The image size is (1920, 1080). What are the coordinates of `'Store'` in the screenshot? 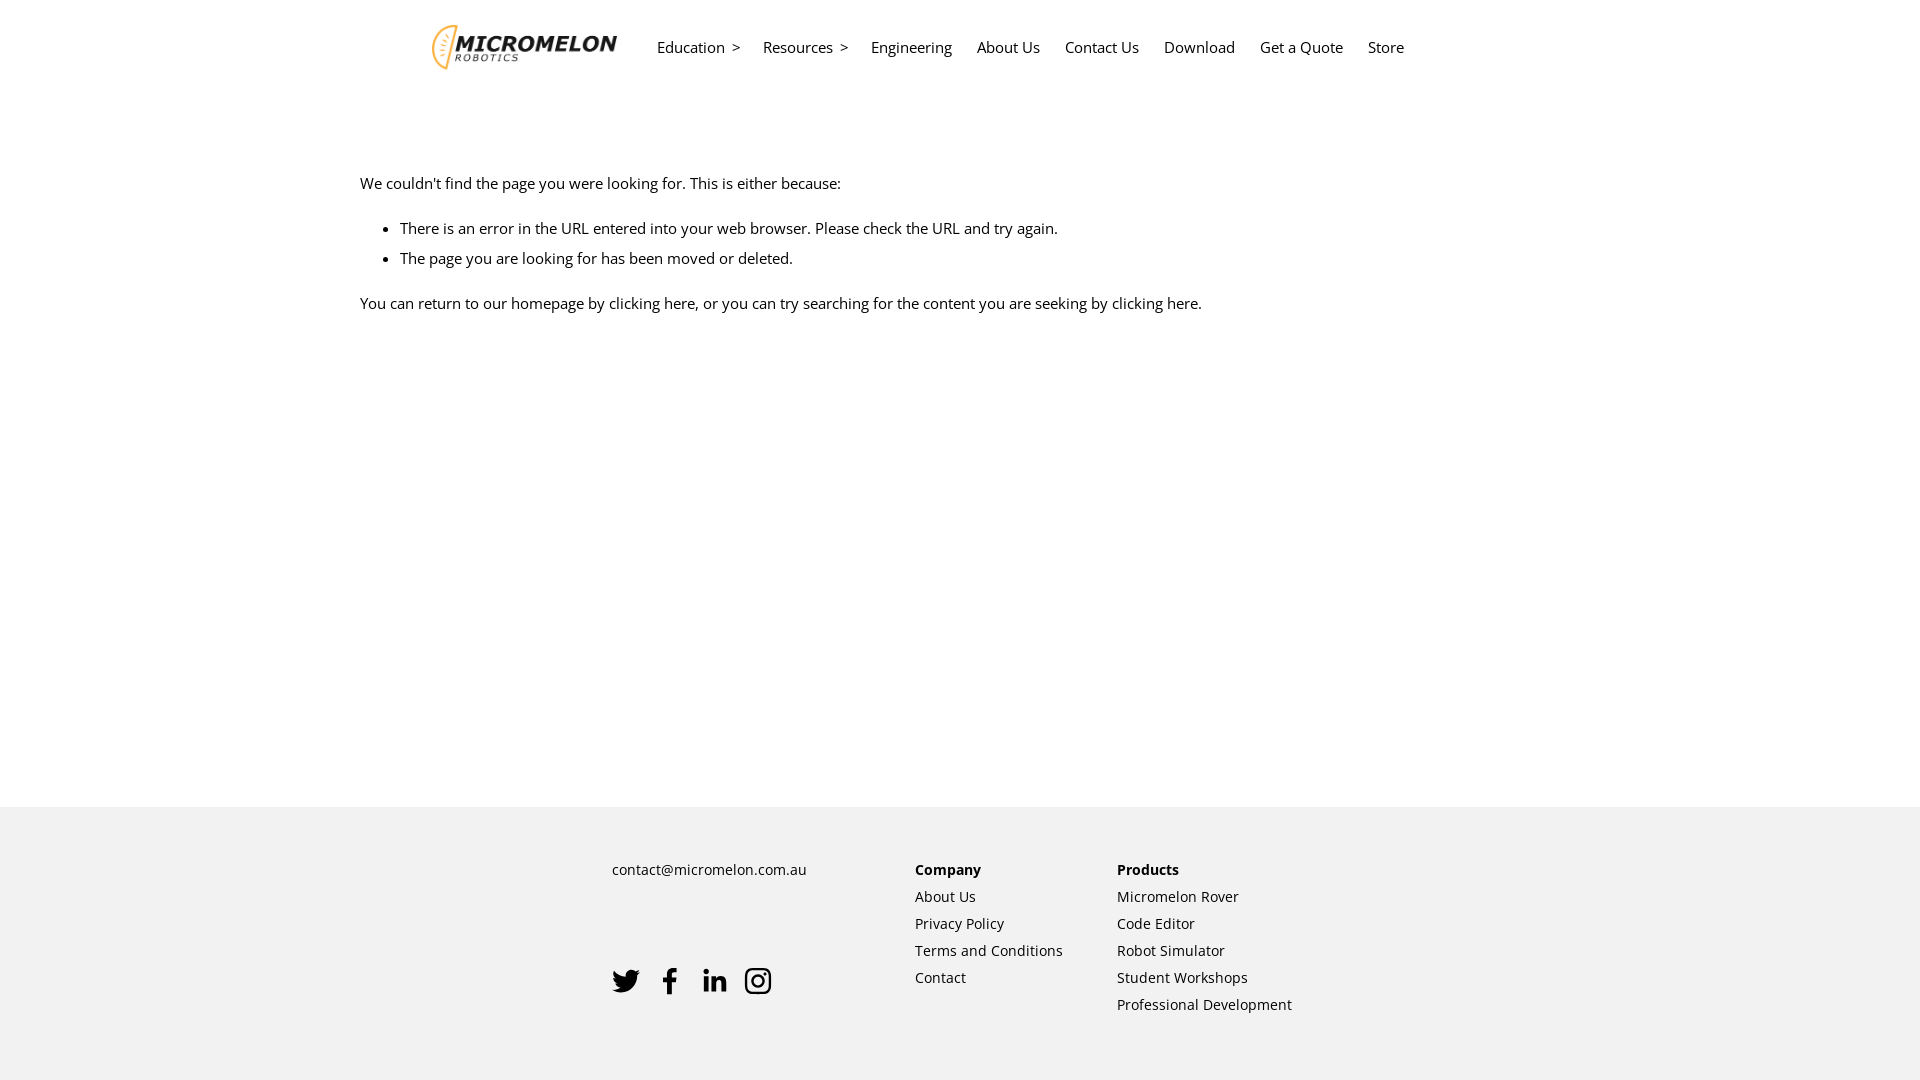 It's located at (1385, 46).